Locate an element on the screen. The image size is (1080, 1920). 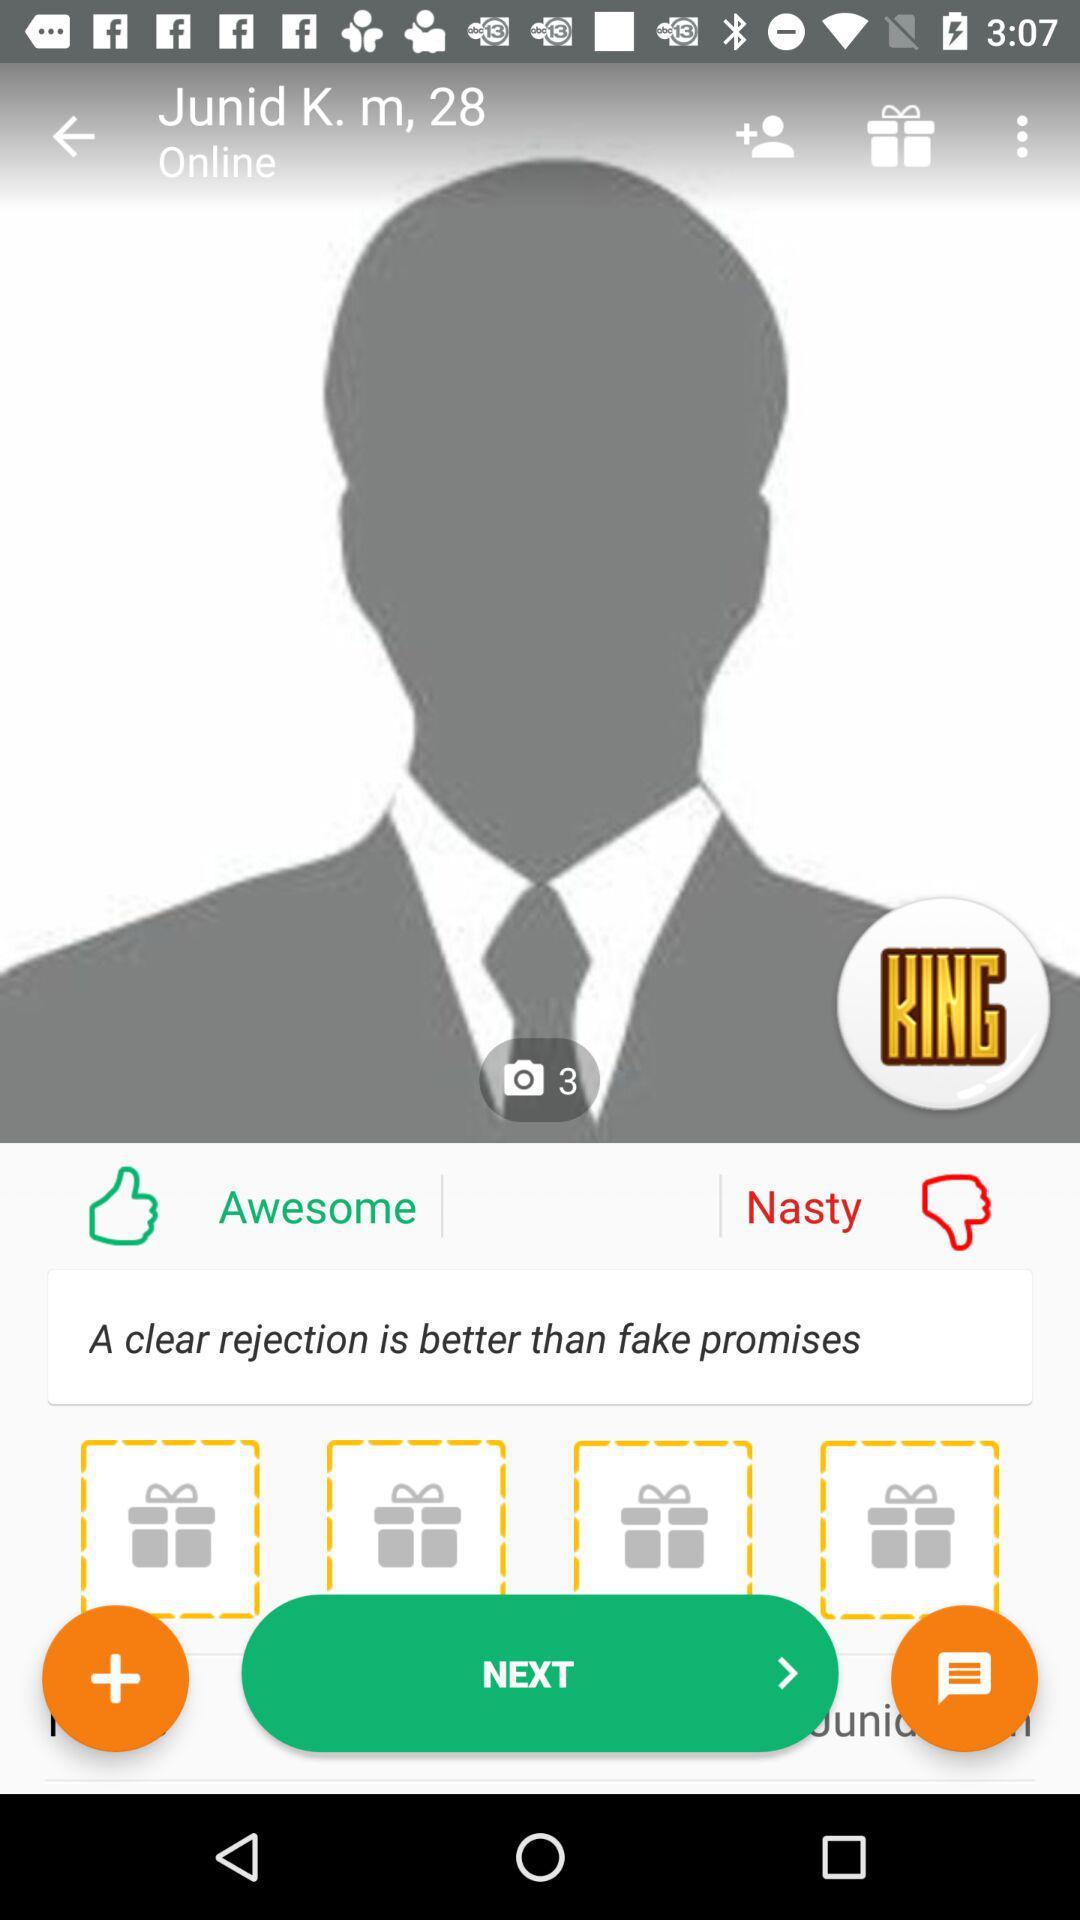
icon below a clear rejection icon is located at coordinates (540, 1673).